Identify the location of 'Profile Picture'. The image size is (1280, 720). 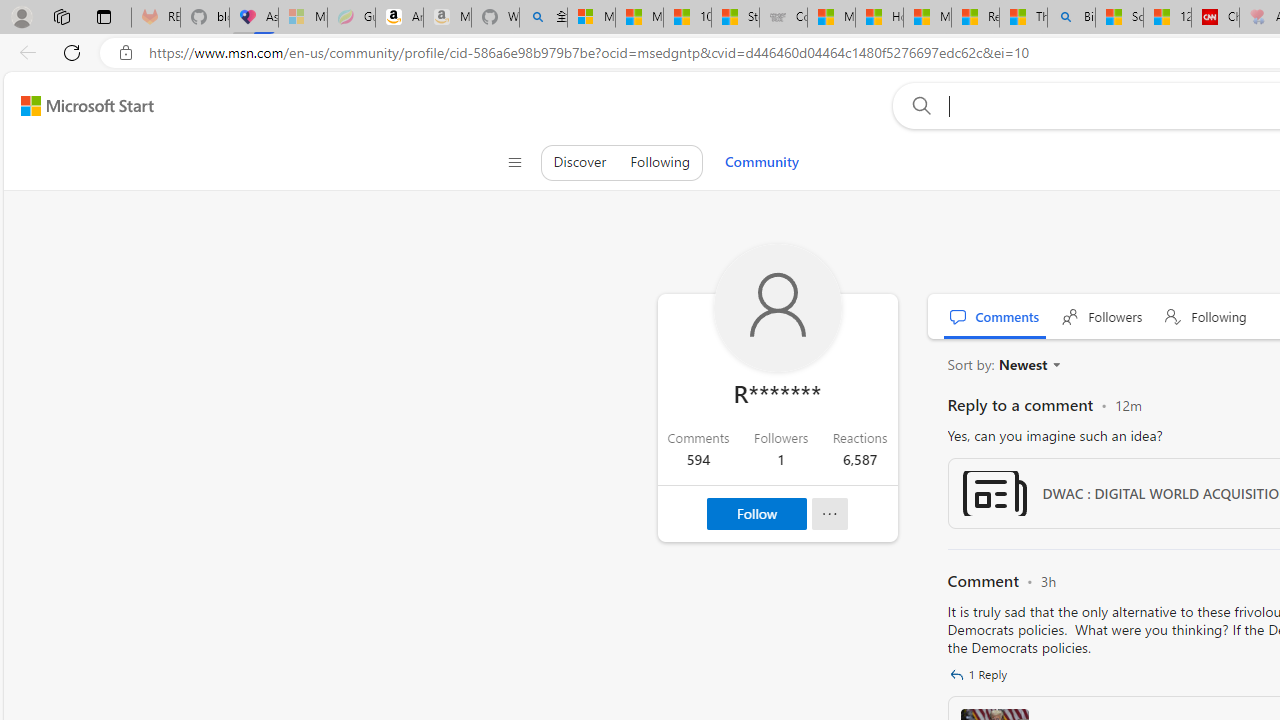
(776, 308).